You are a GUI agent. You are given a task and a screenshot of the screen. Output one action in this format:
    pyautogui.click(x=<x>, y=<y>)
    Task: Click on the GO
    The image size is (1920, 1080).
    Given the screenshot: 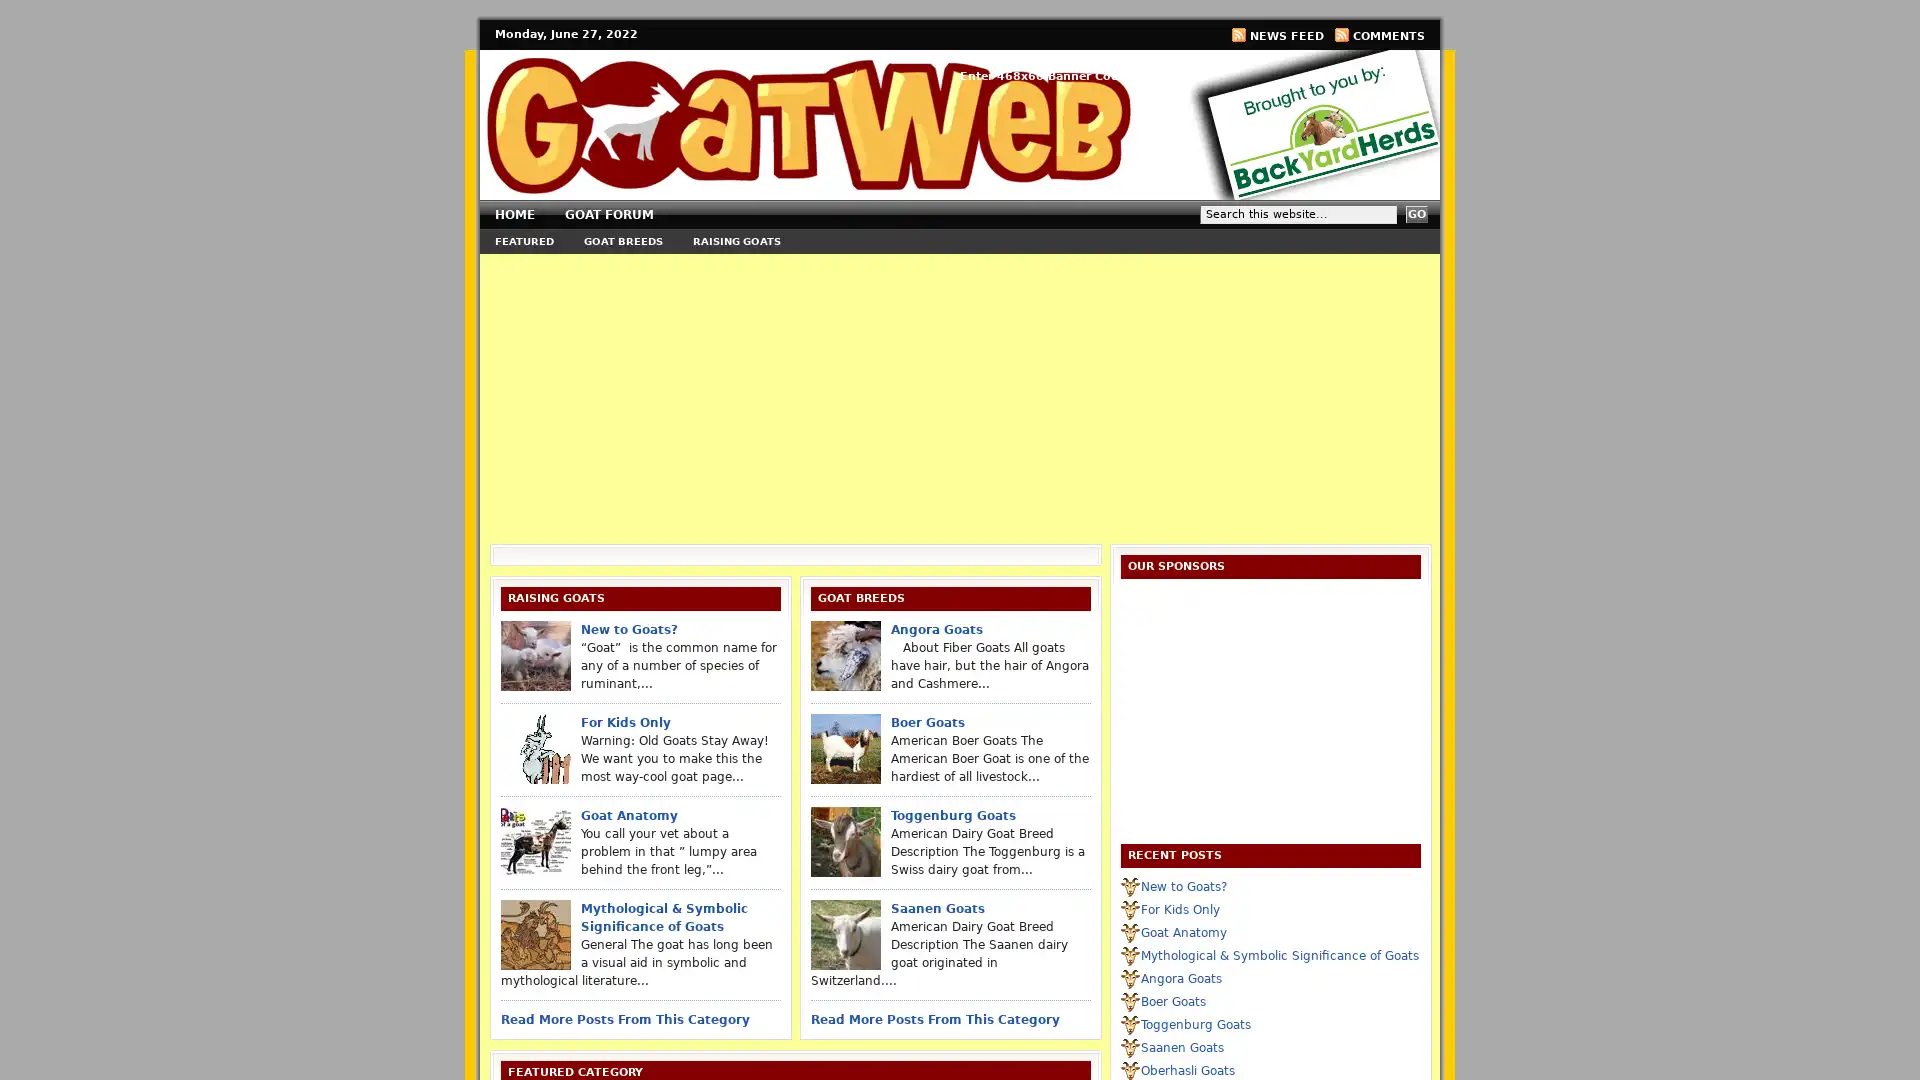 What is the action you would take?
    pyautogui.click(x=1415, y=214)
    